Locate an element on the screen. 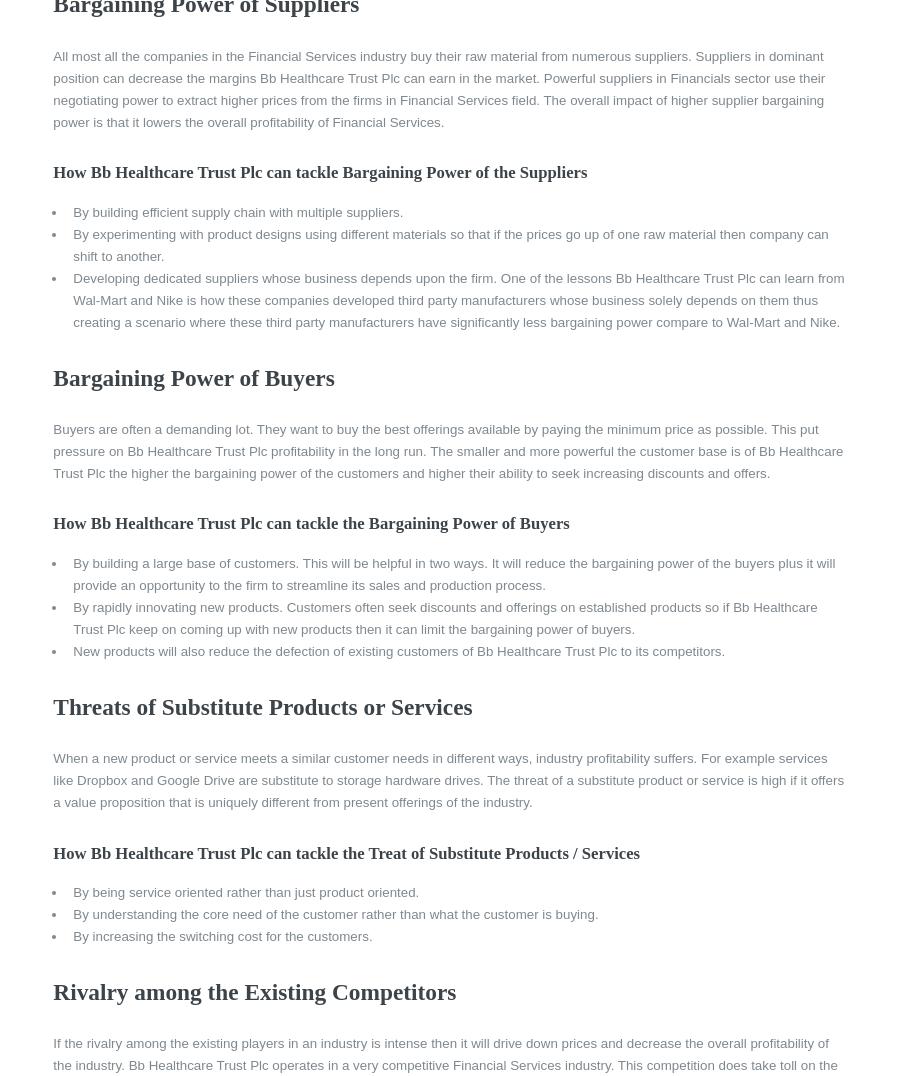 The height and width of the screenshot is (1076, 900). 'By rapidly innovating new products. Customers  often seek discounts and offerings on established products so if  Bb Healthcare Trust Plc keep on coming up with new products then it can limit the  bargaining power of buyers.' is located at coordinates (444, 618).